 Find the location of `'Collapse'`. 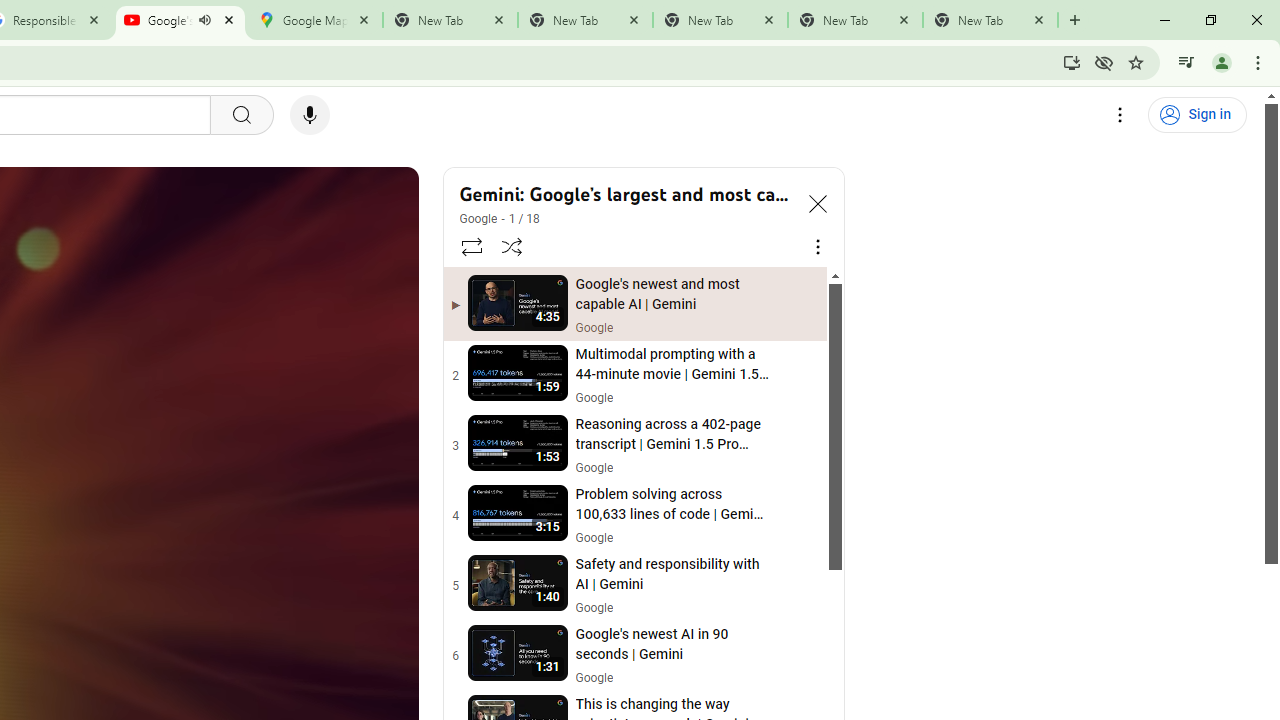

'Collapse' is located at coordinates (817, 203).